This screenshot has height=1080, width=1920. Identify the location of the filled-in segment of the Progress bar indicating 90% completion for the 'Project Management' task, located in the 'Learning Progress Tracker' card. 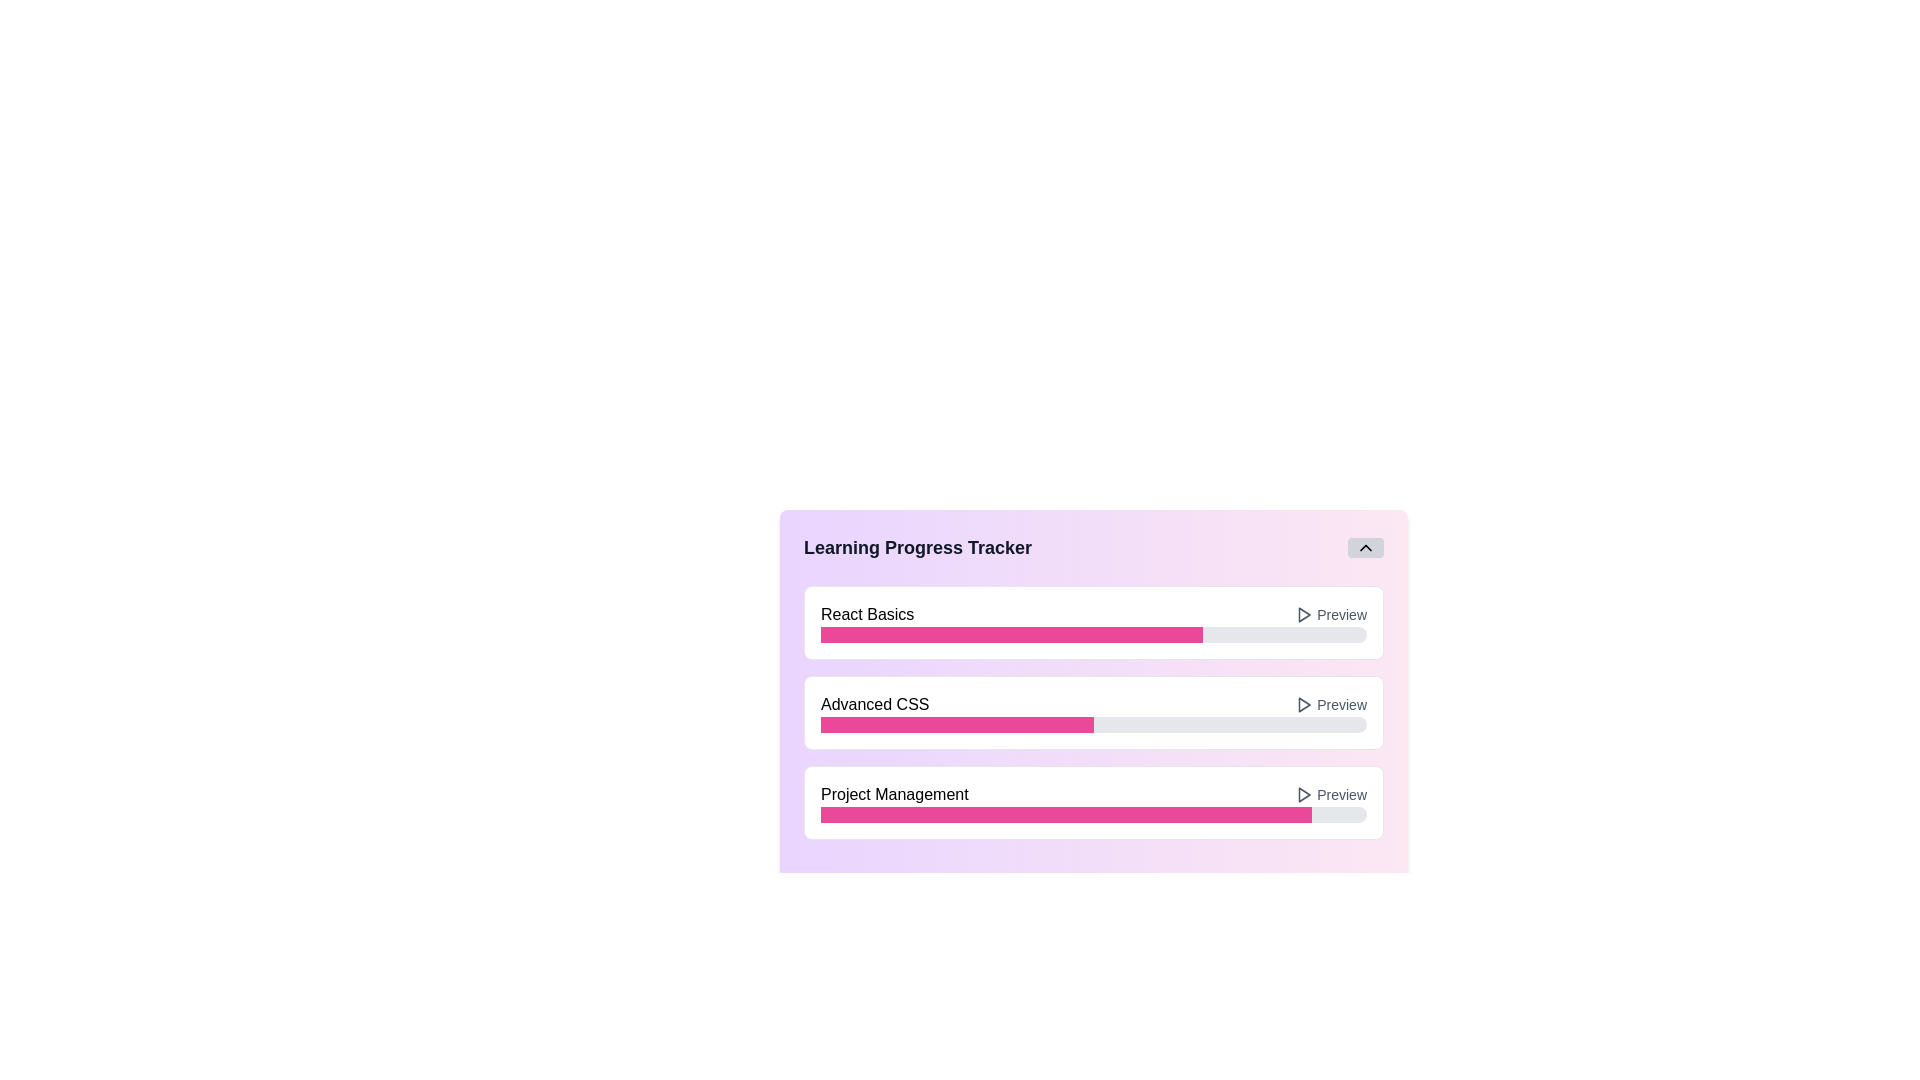
(1065, 814).